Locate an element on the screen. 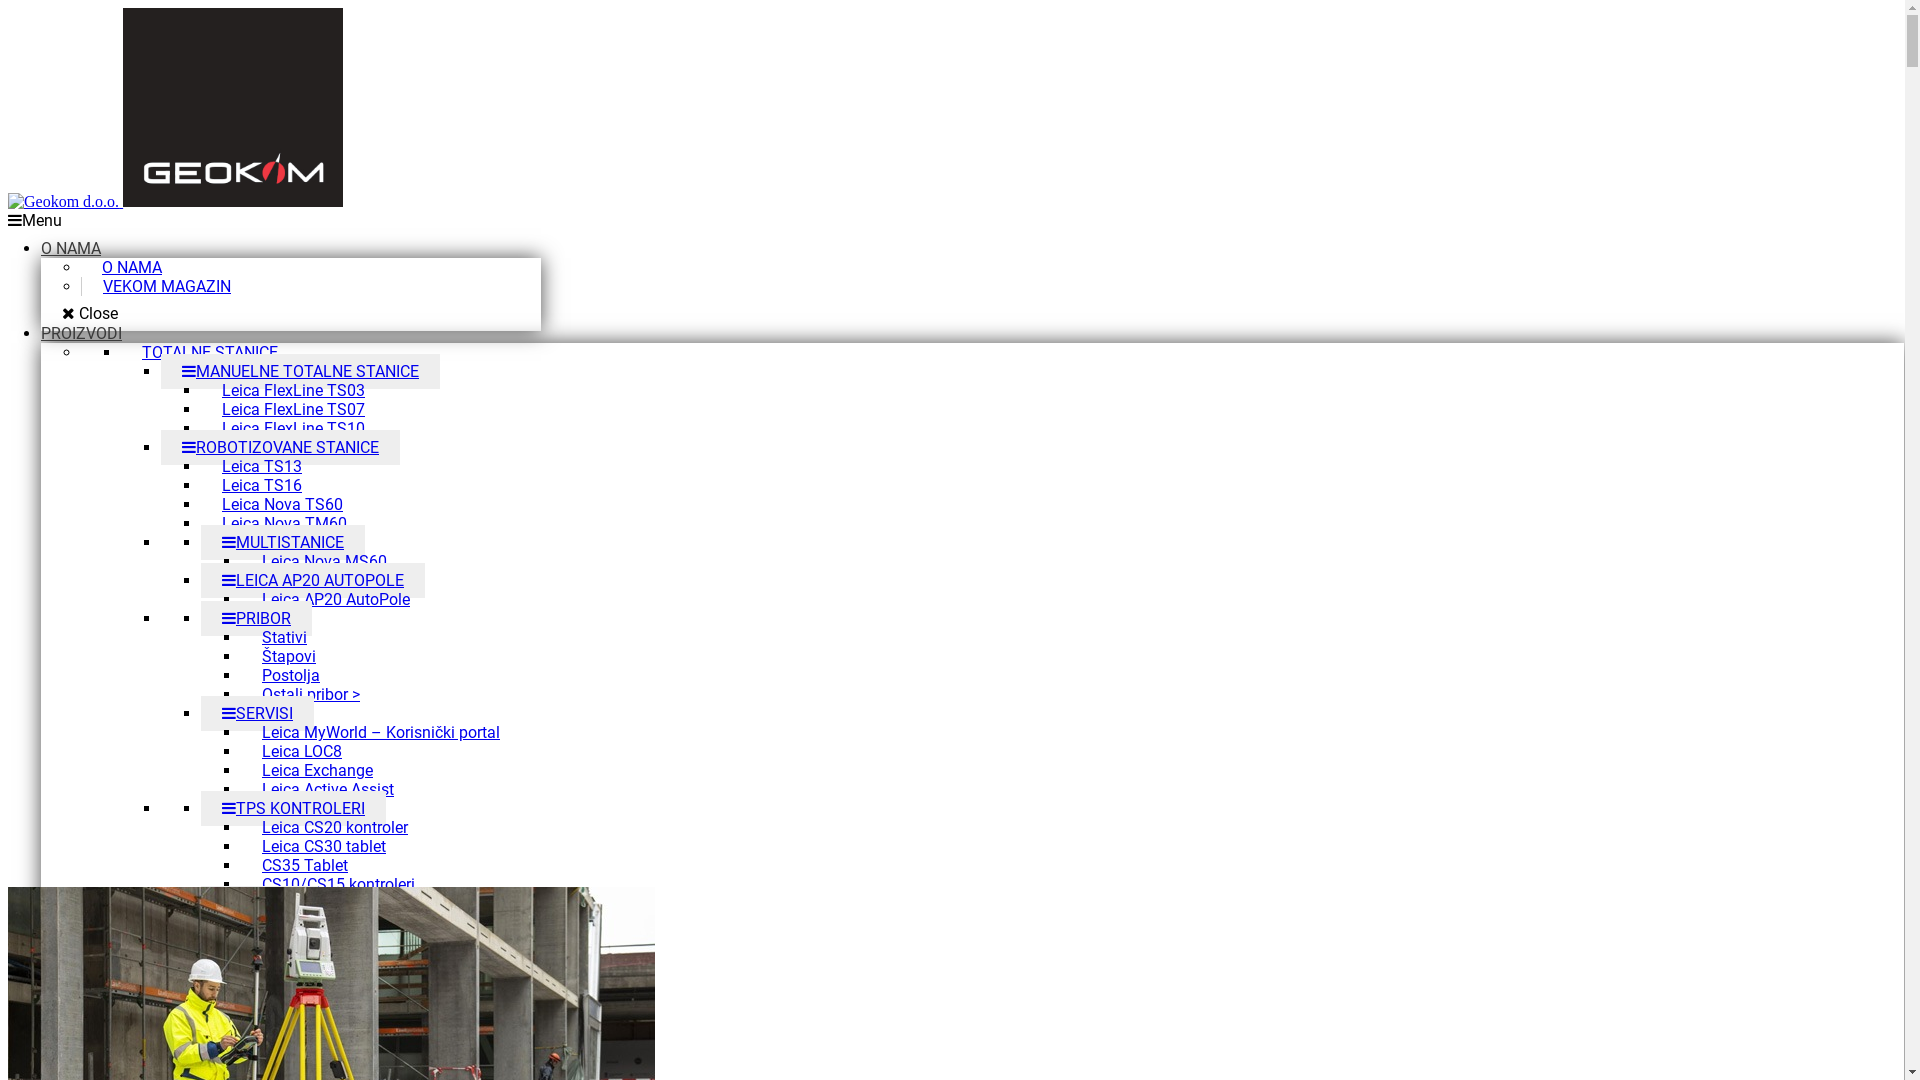 The image size is (1920, 1080). 'TOTALNE STANICE' is located at coordinates (210, 351).